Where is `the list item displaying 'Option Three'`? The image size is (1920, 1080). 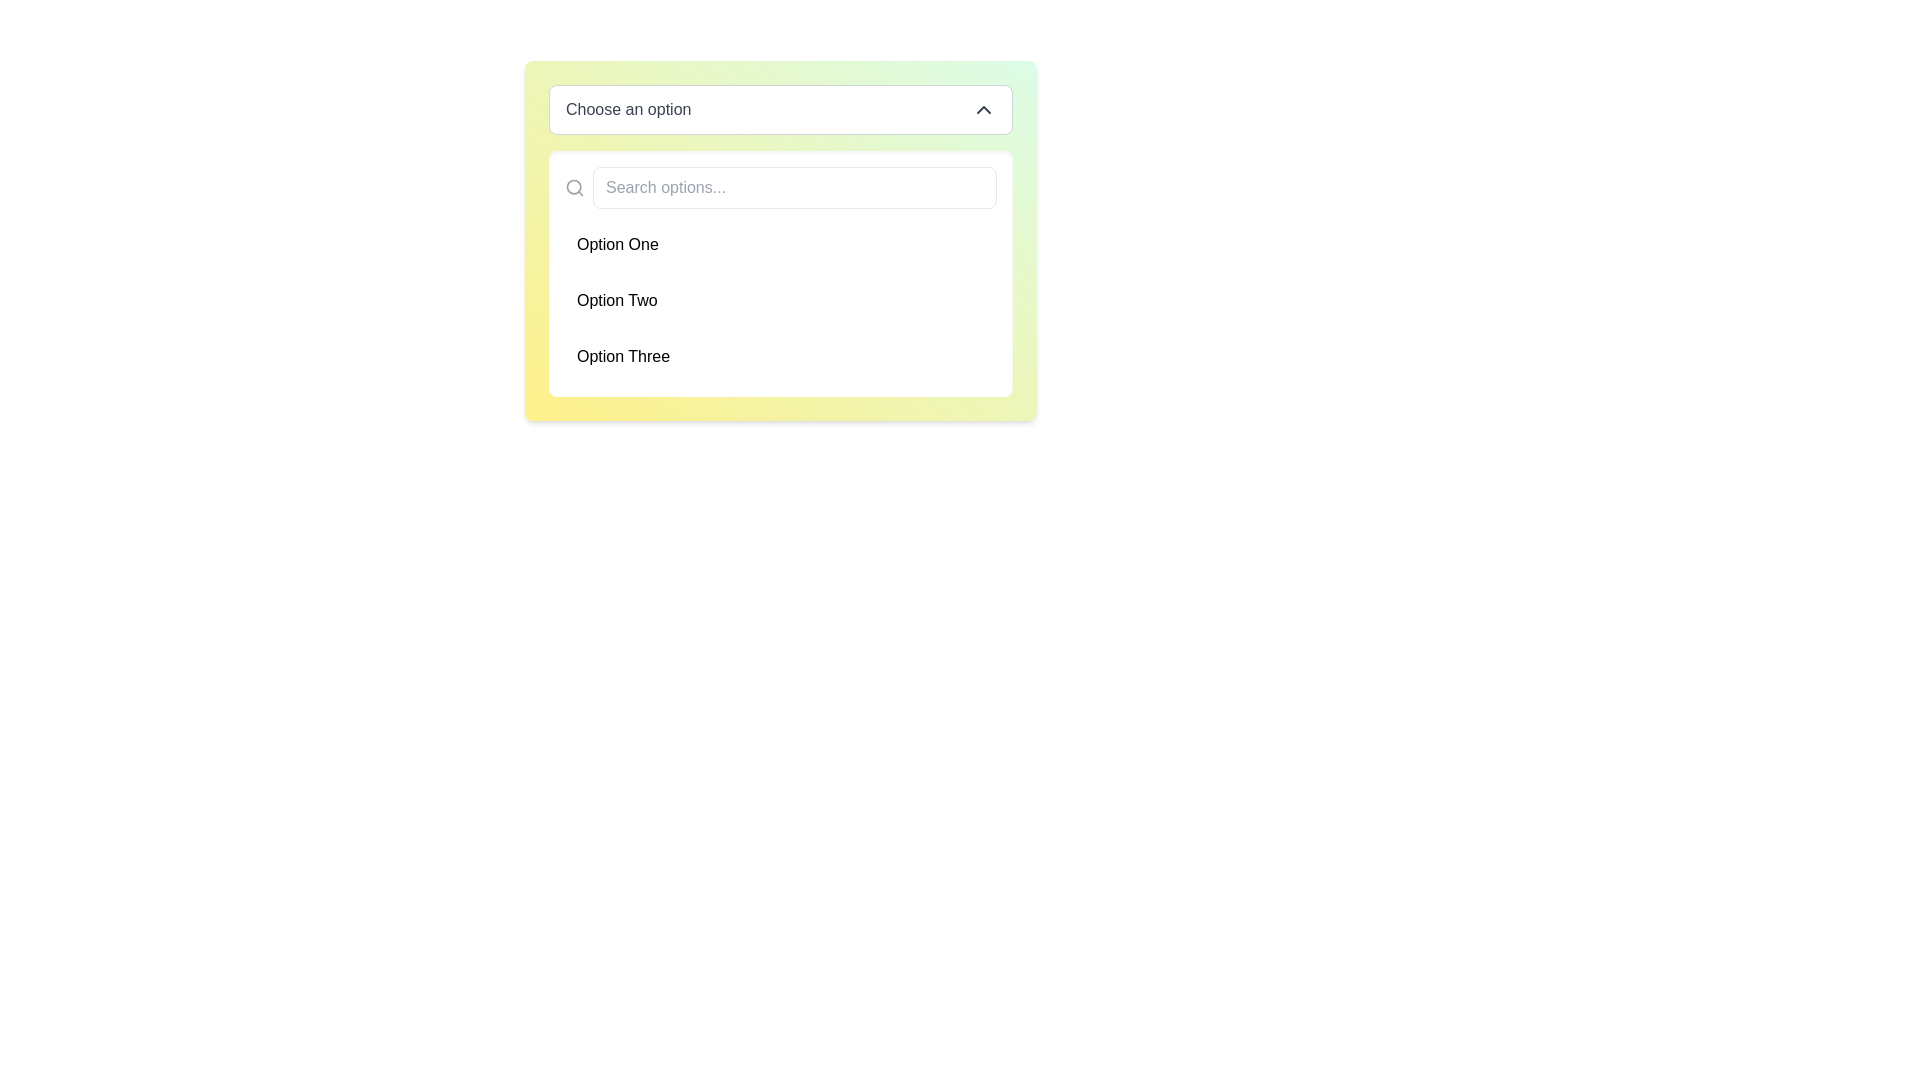
the list item displaying 'Option Three' is located at coordinates (780, 356).